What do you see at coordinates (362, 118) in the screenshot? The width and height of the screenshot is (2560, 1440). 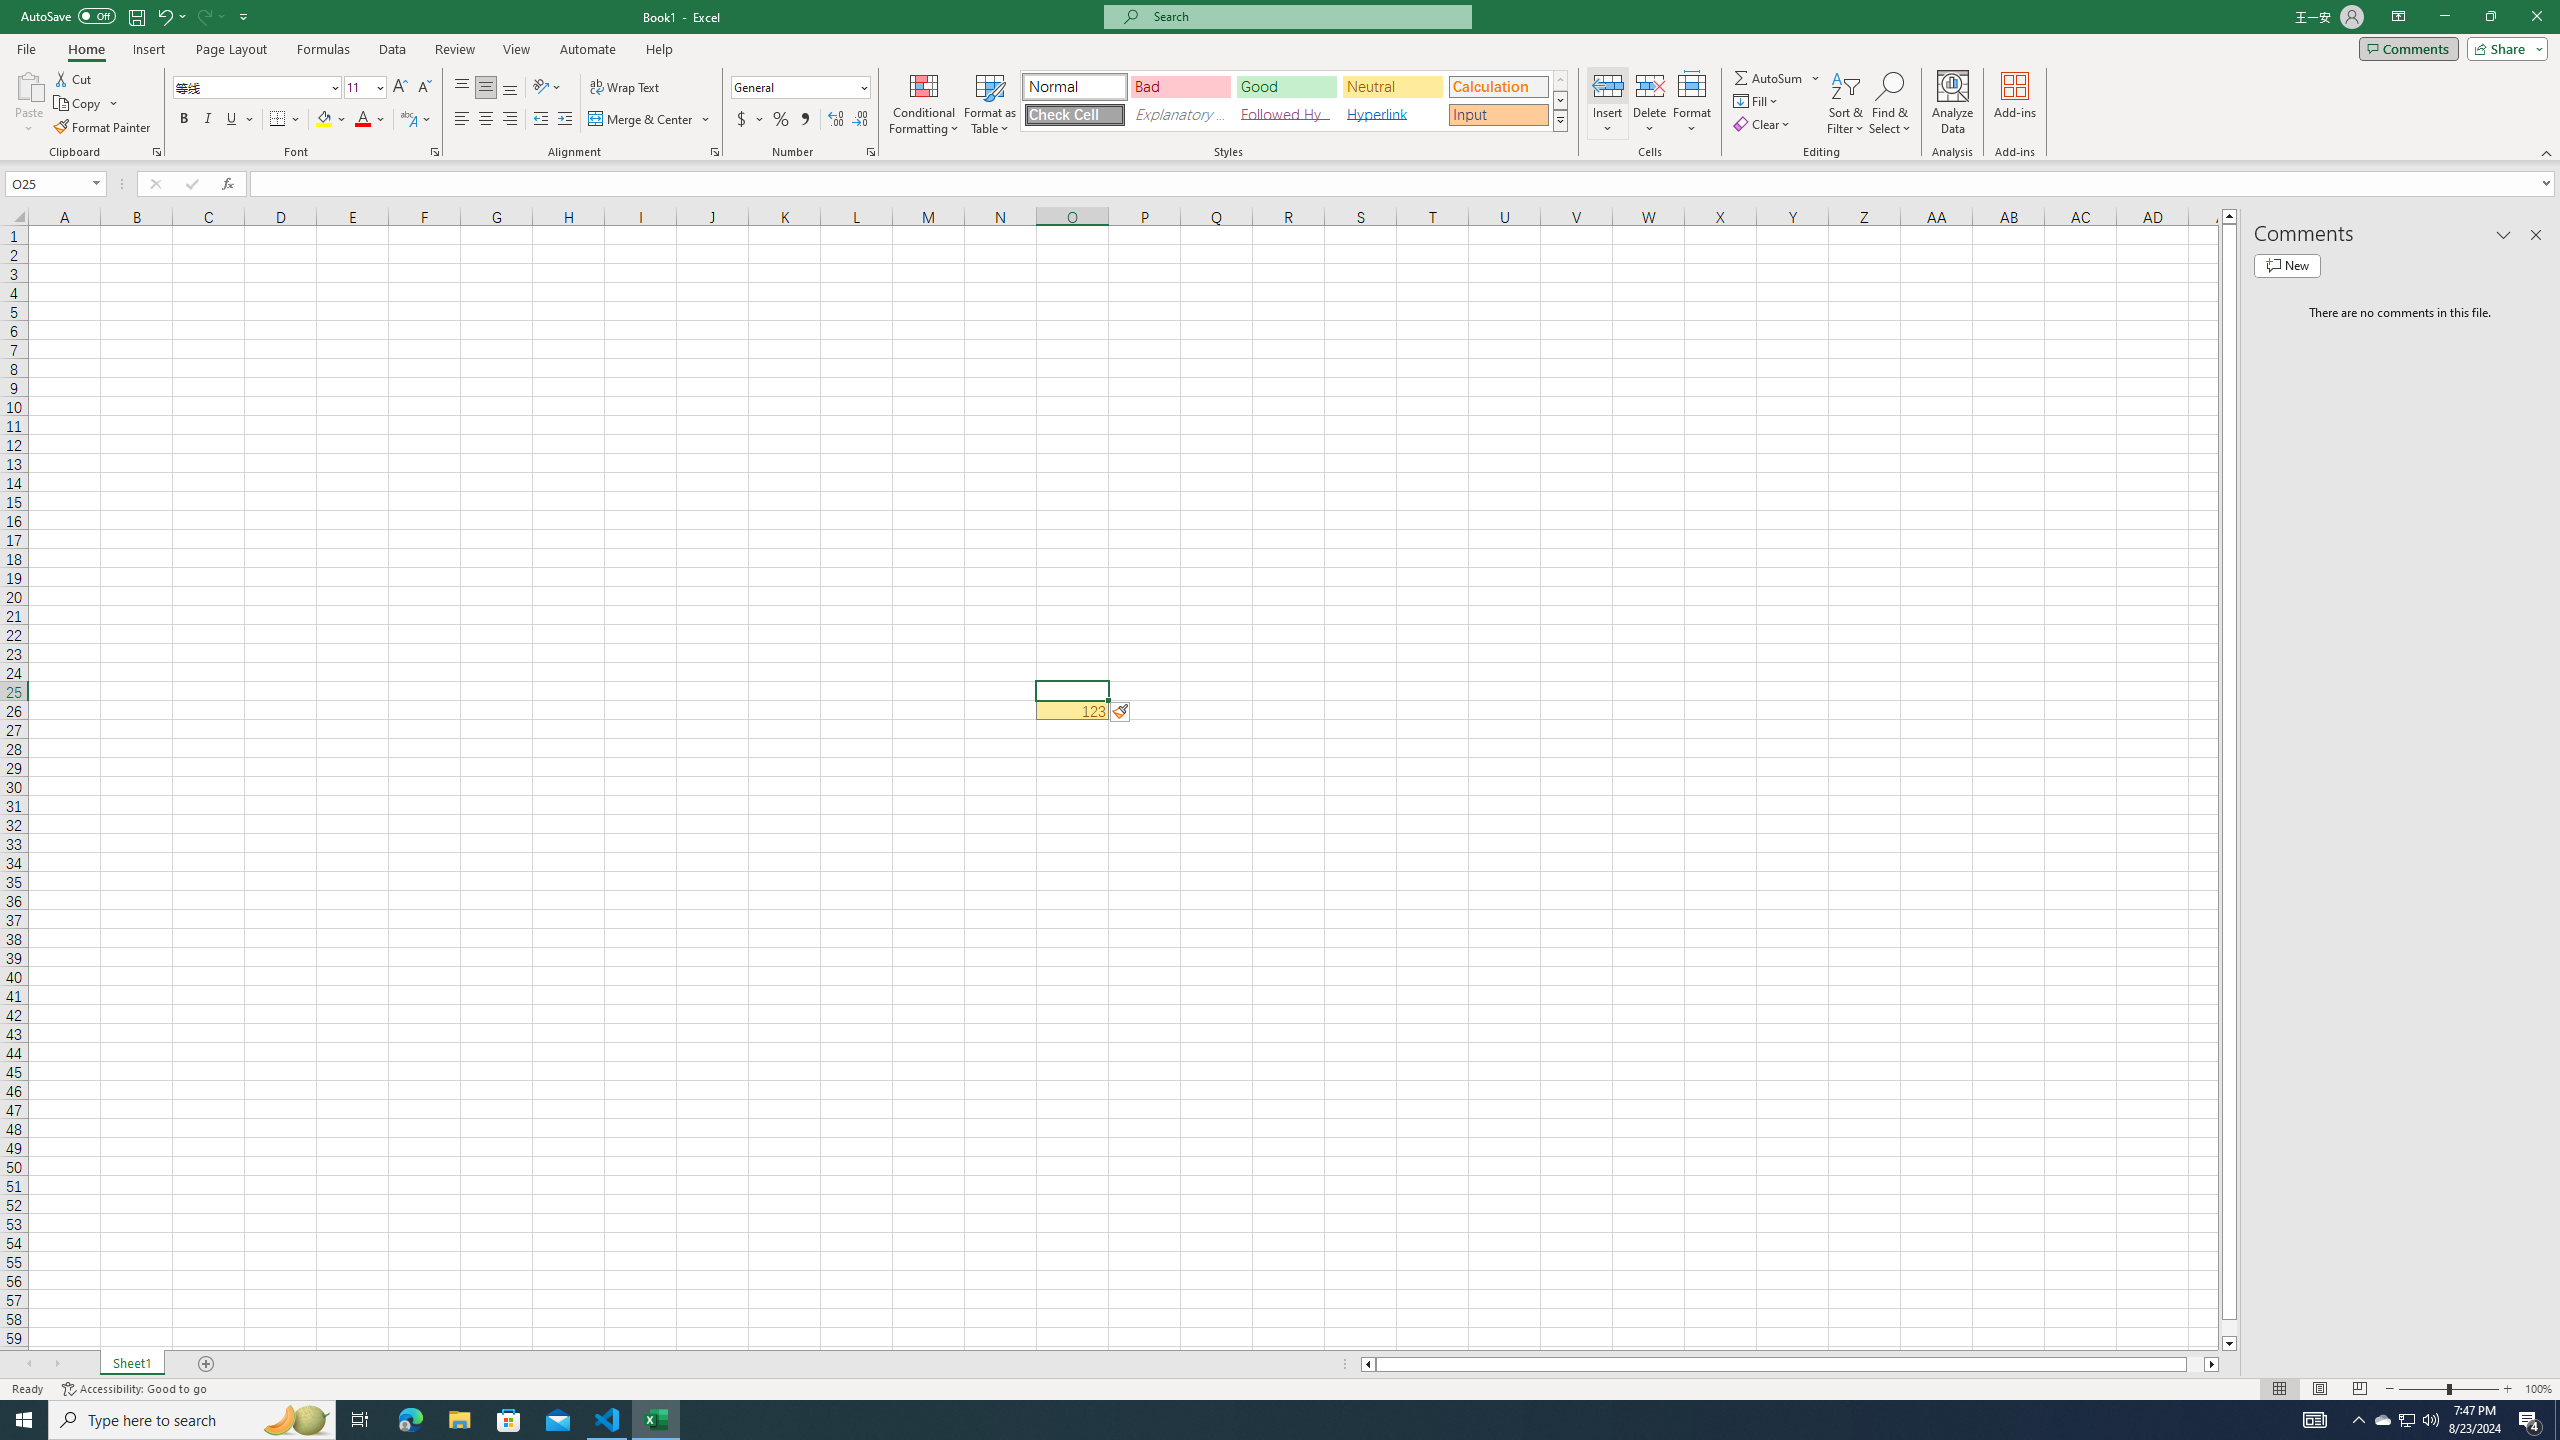 I see `'Font Color RGB(255, 0, 0)'` at bounding box center [362, 118].